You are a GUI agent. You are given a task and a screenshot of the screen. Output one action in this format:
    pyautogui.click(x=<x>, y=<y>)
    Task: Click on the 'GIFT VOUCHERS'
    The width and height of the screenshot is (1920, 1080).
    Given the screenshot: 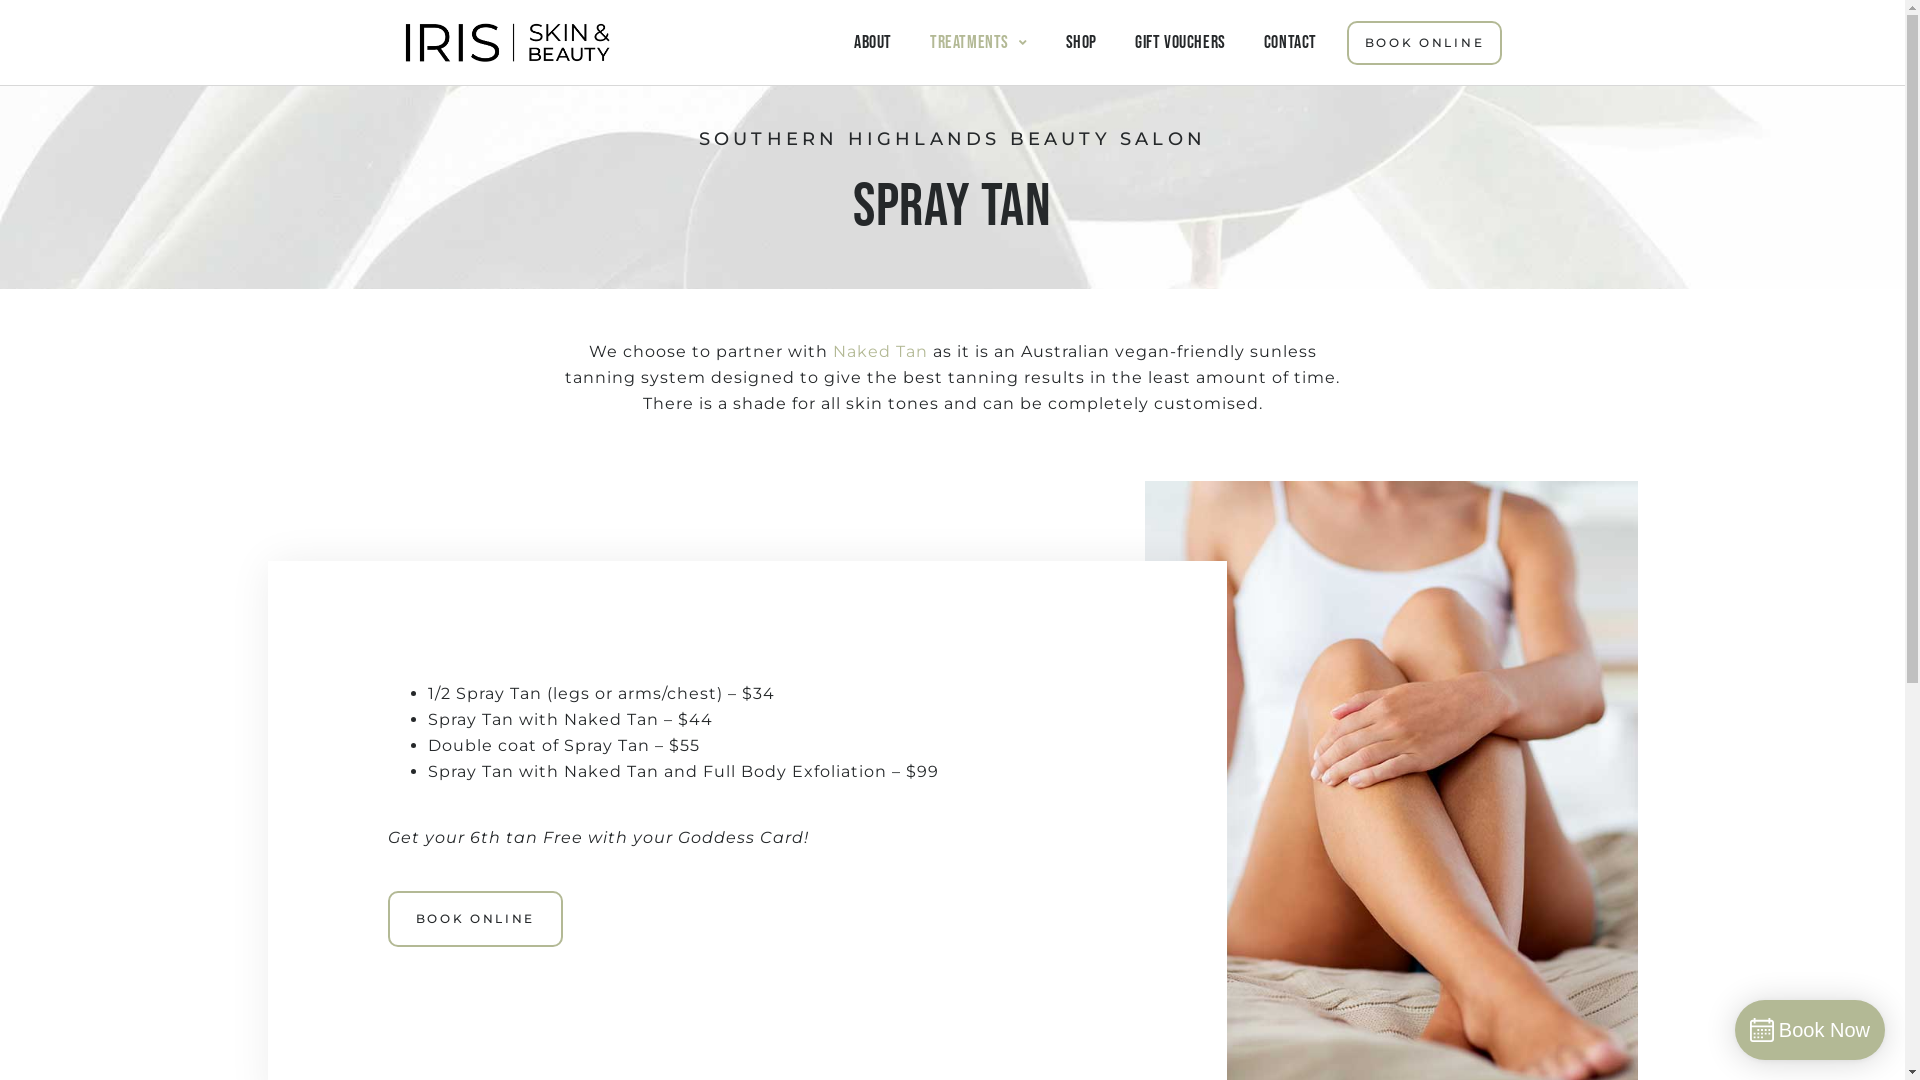 What is the action you would take?
    pyautogui.click(x=1161, y=42)
    